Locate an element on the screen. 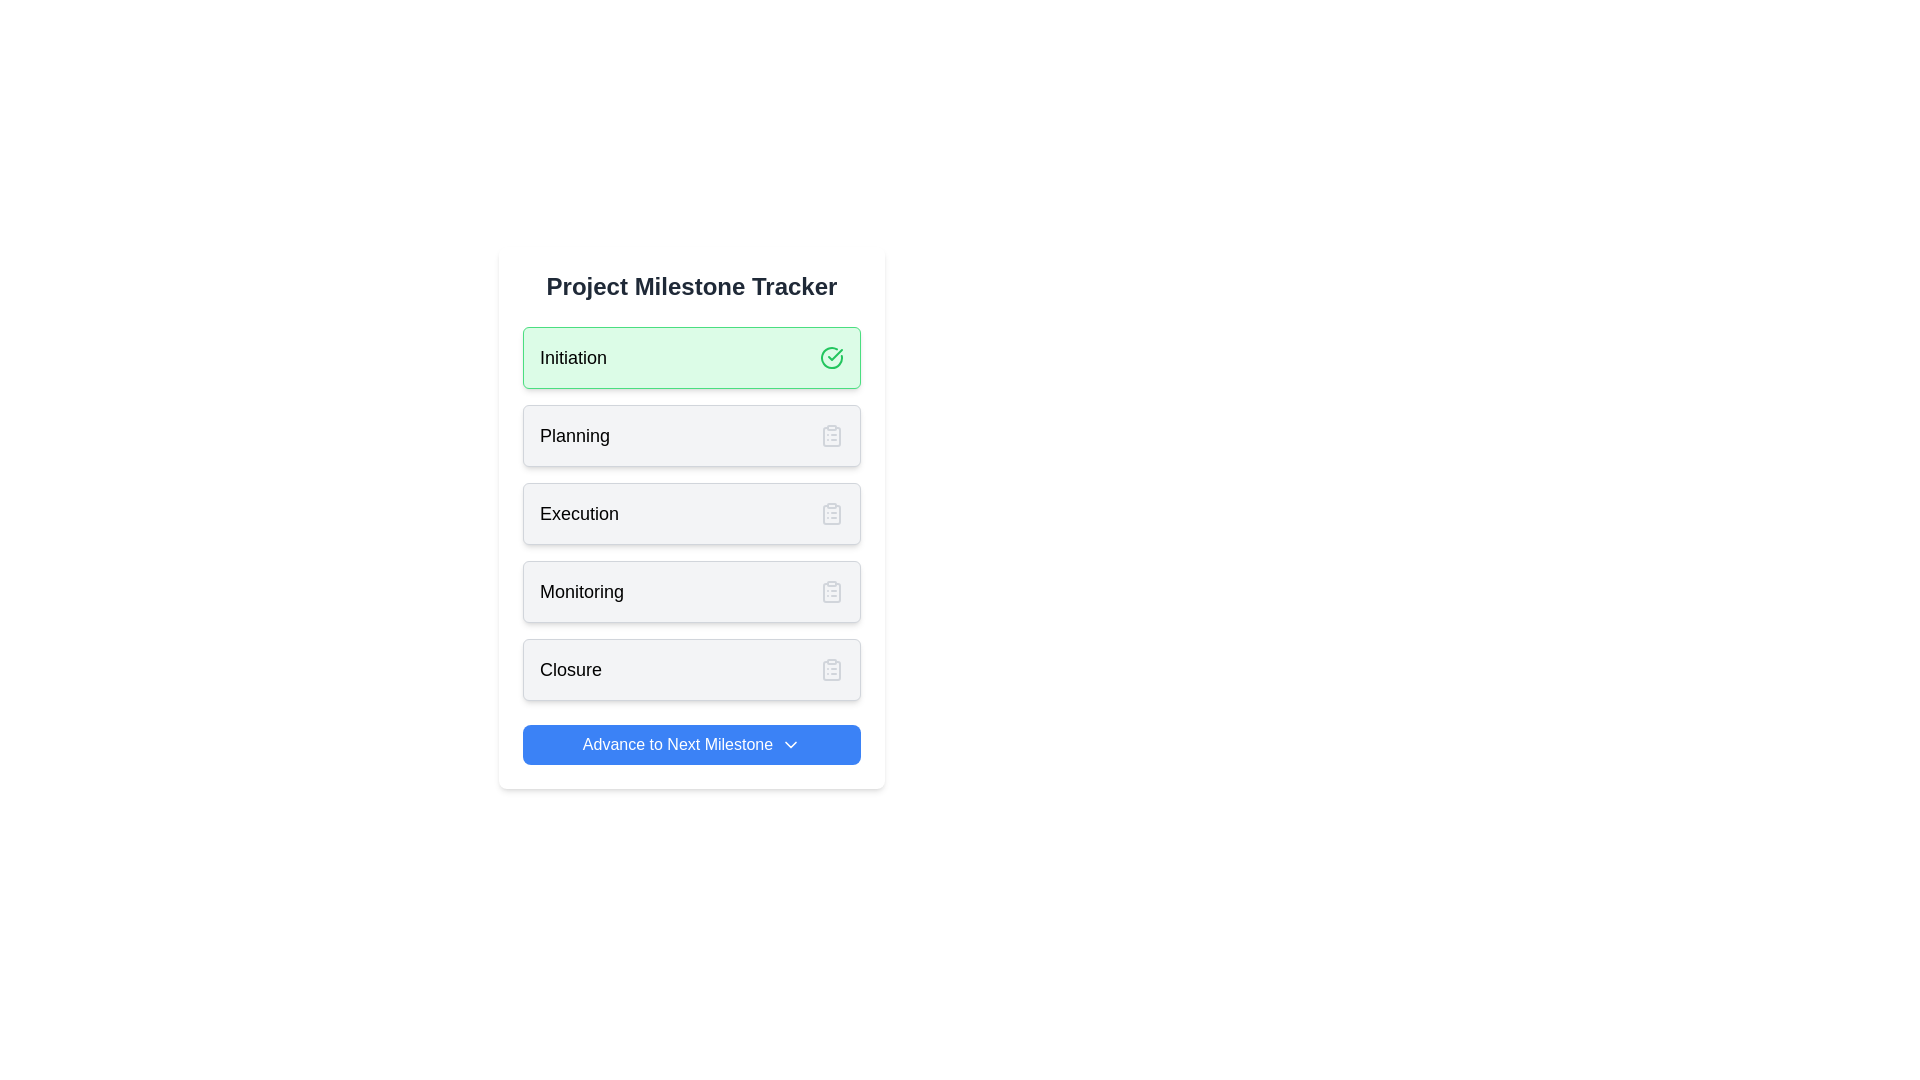  the circular icon with a green checkmark inside it, located towards the right side of the 'Initiation' row in the milestone tracker interface is located at coordinates (831, 357).